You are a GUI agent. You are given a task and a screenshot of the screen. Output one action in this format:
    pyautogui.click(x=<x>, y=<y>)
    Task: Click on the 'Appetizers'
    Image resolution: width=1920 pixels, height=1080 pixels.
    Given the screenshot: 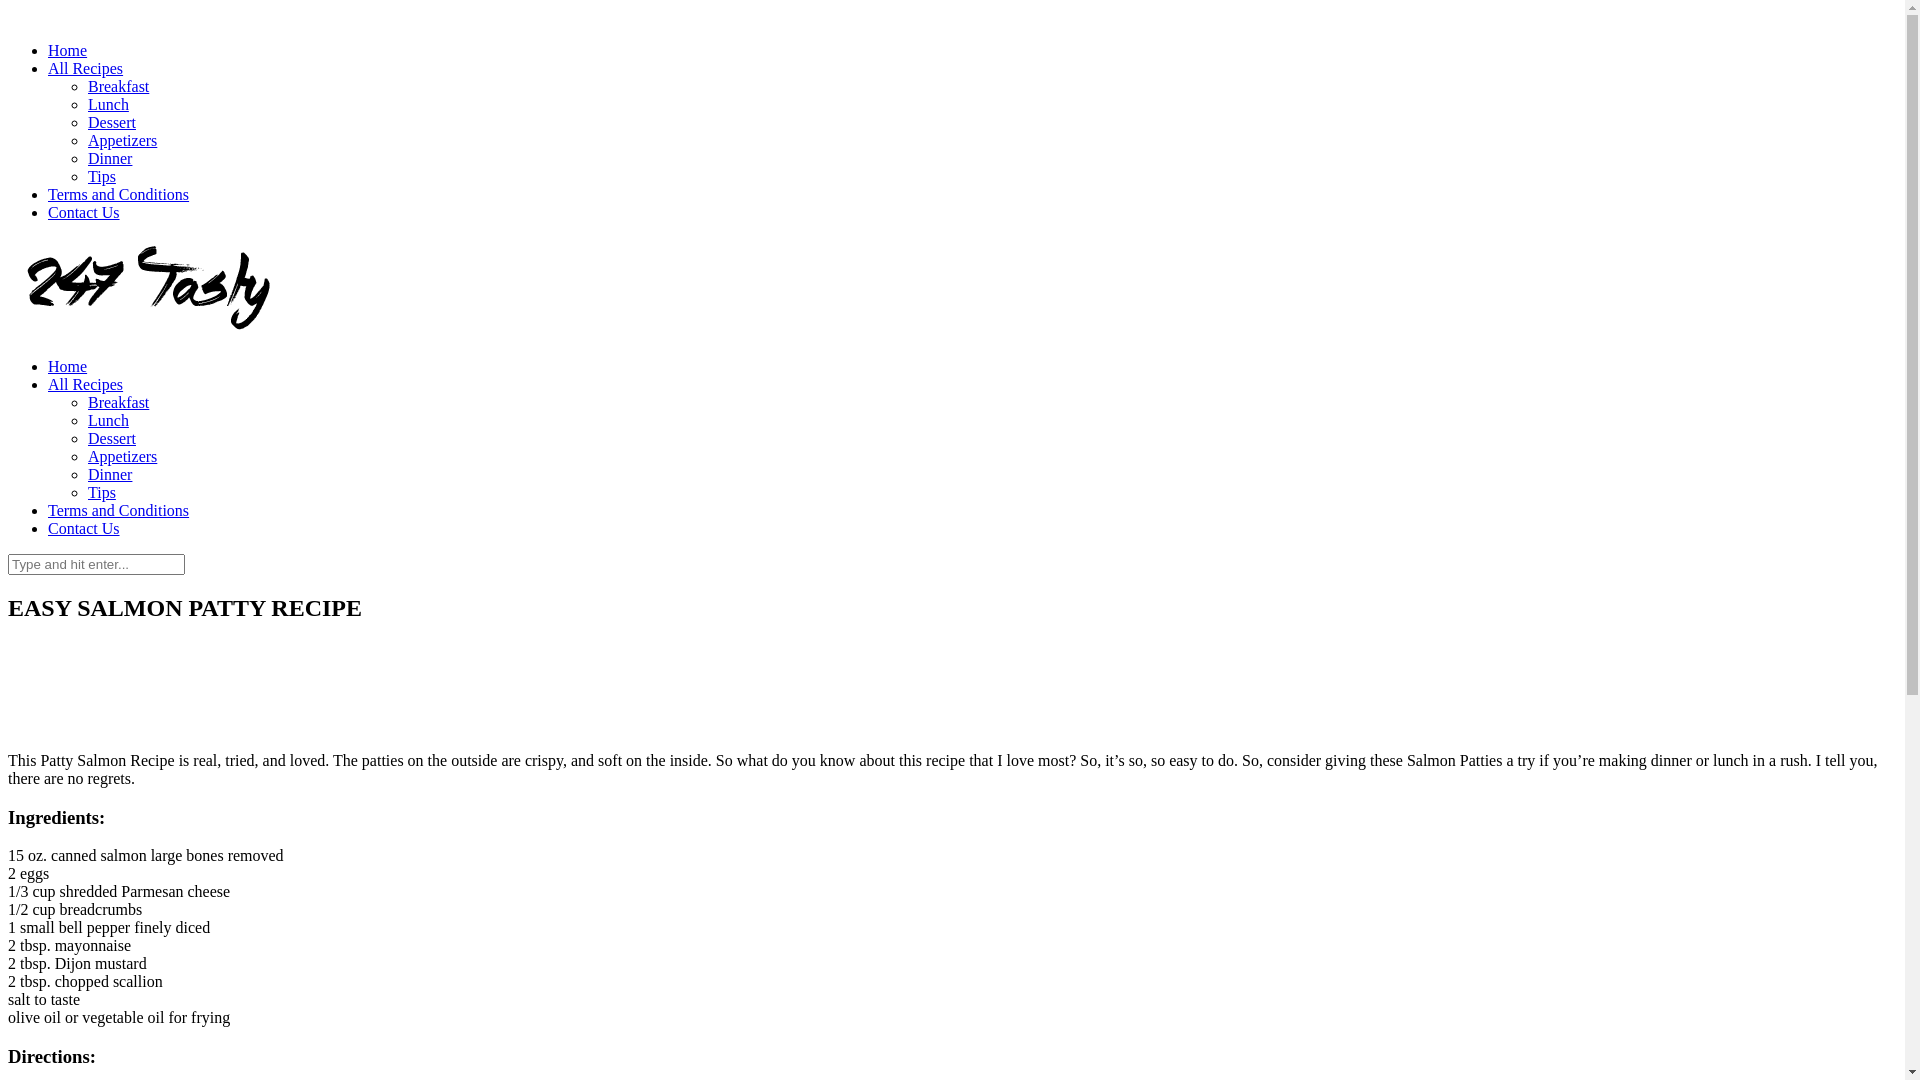 What is the action you would take?
    pyautogui.click(x=121, y=139)
    